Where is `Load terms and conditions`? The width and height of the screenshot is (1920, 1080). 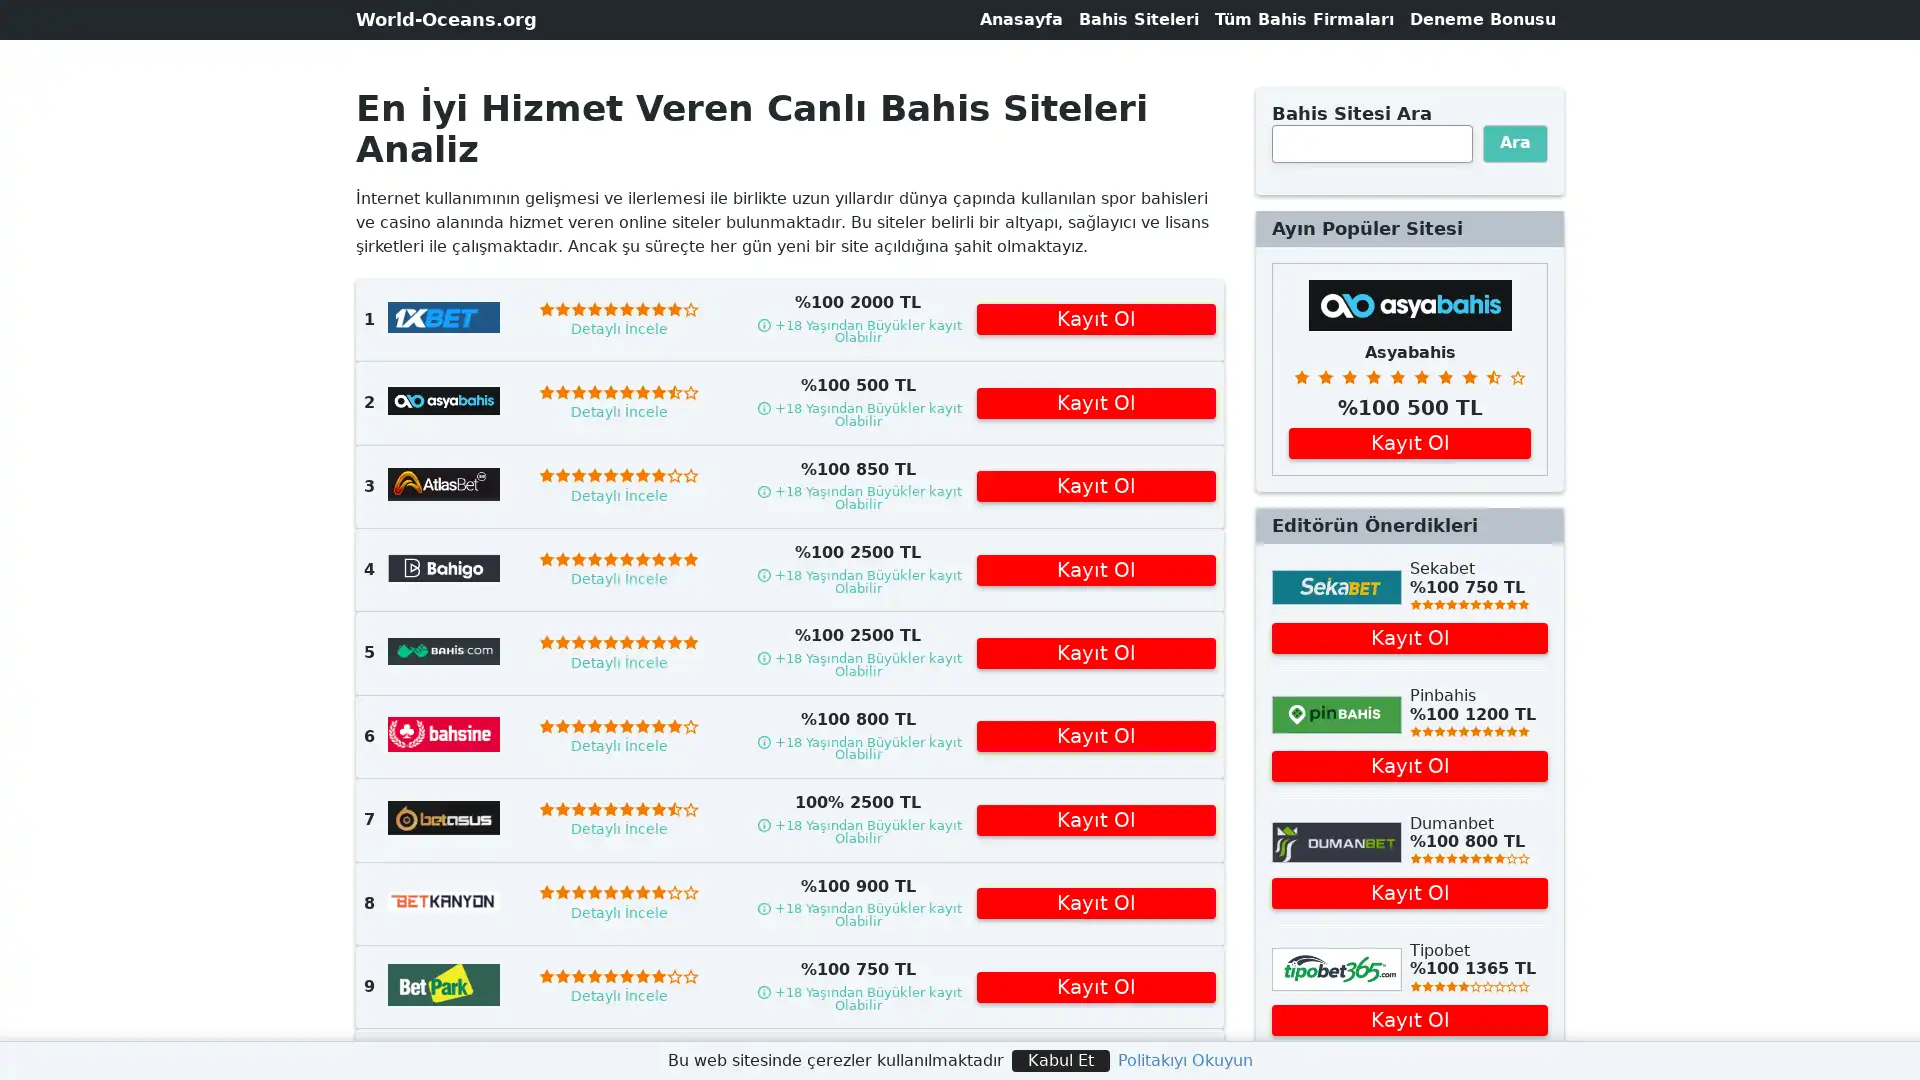
Load terms and conditions is located at coordinates (857, 914).